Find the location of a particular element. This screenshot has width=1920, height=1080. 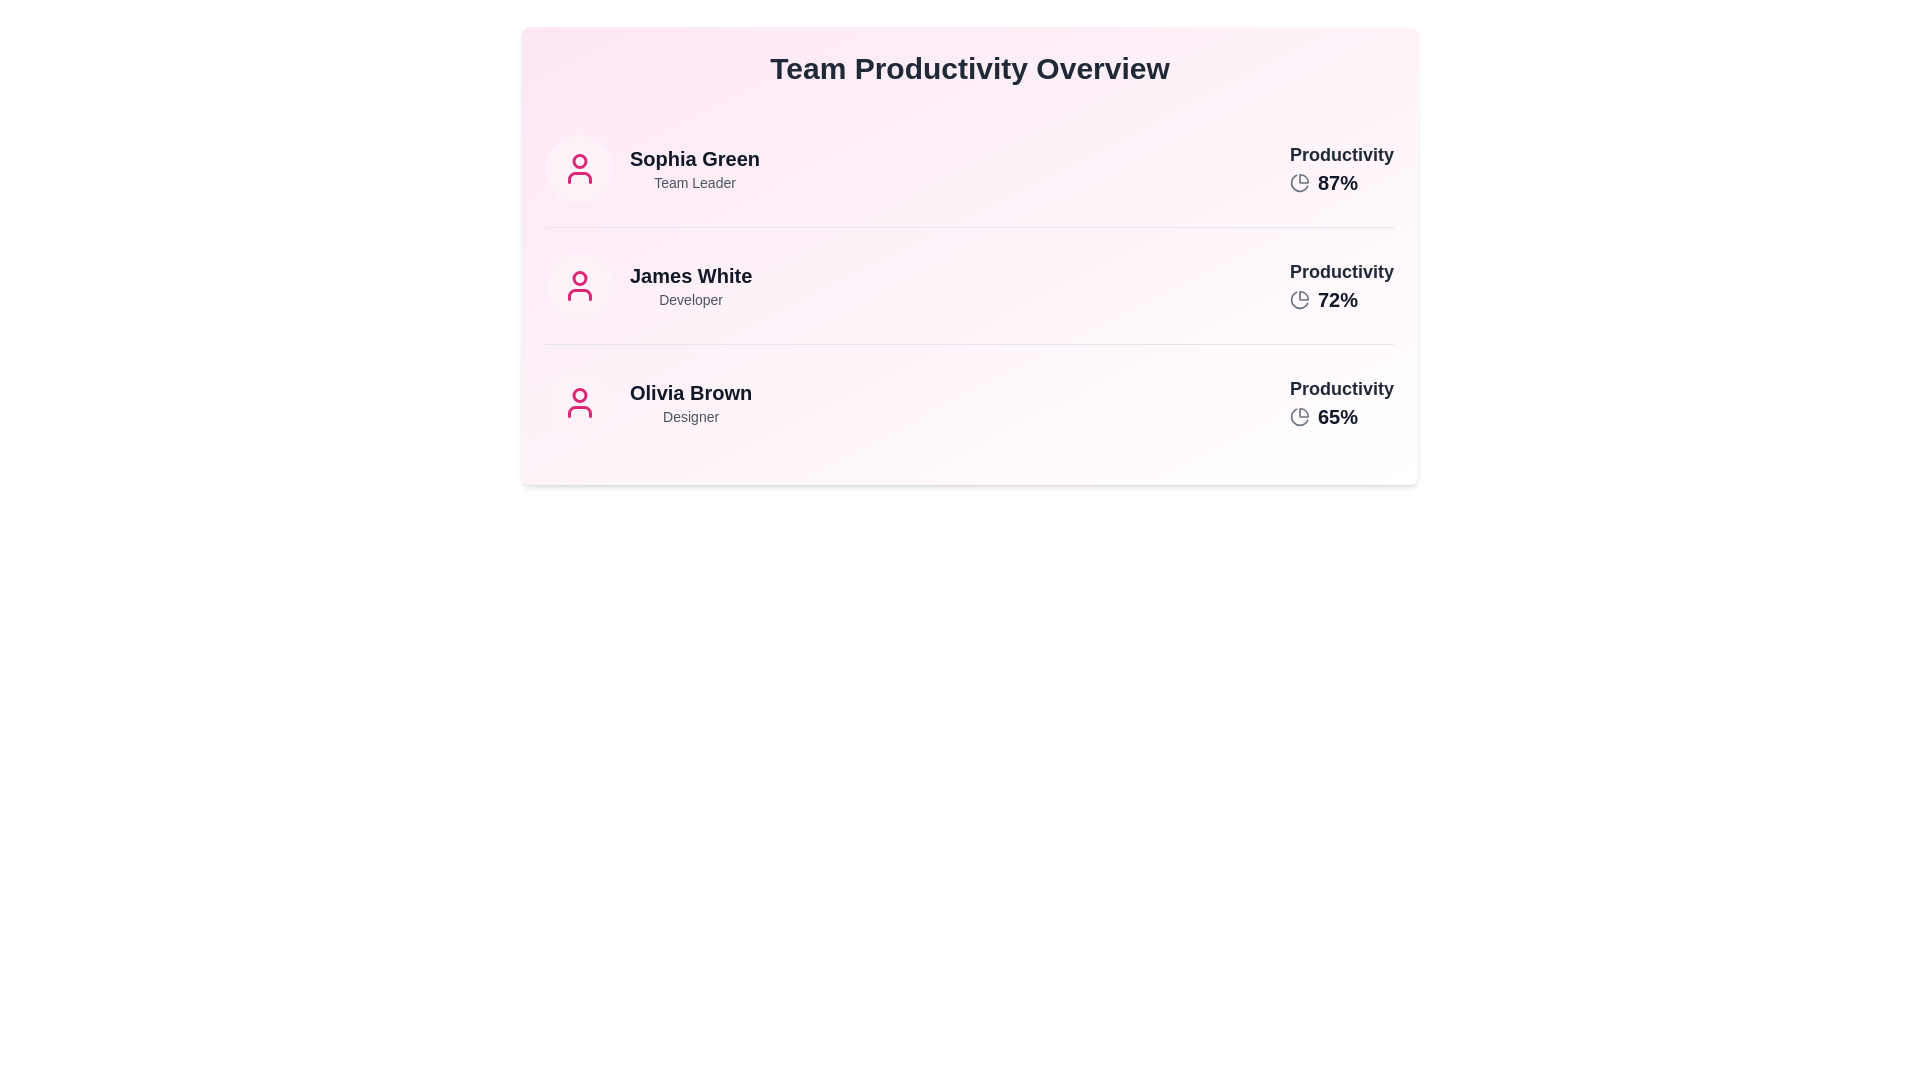

the 'Developer' text label, which is styled in a small gray font and positioned beneath 'James White' in the team productivity overview section is located at coordinates (691, 300).